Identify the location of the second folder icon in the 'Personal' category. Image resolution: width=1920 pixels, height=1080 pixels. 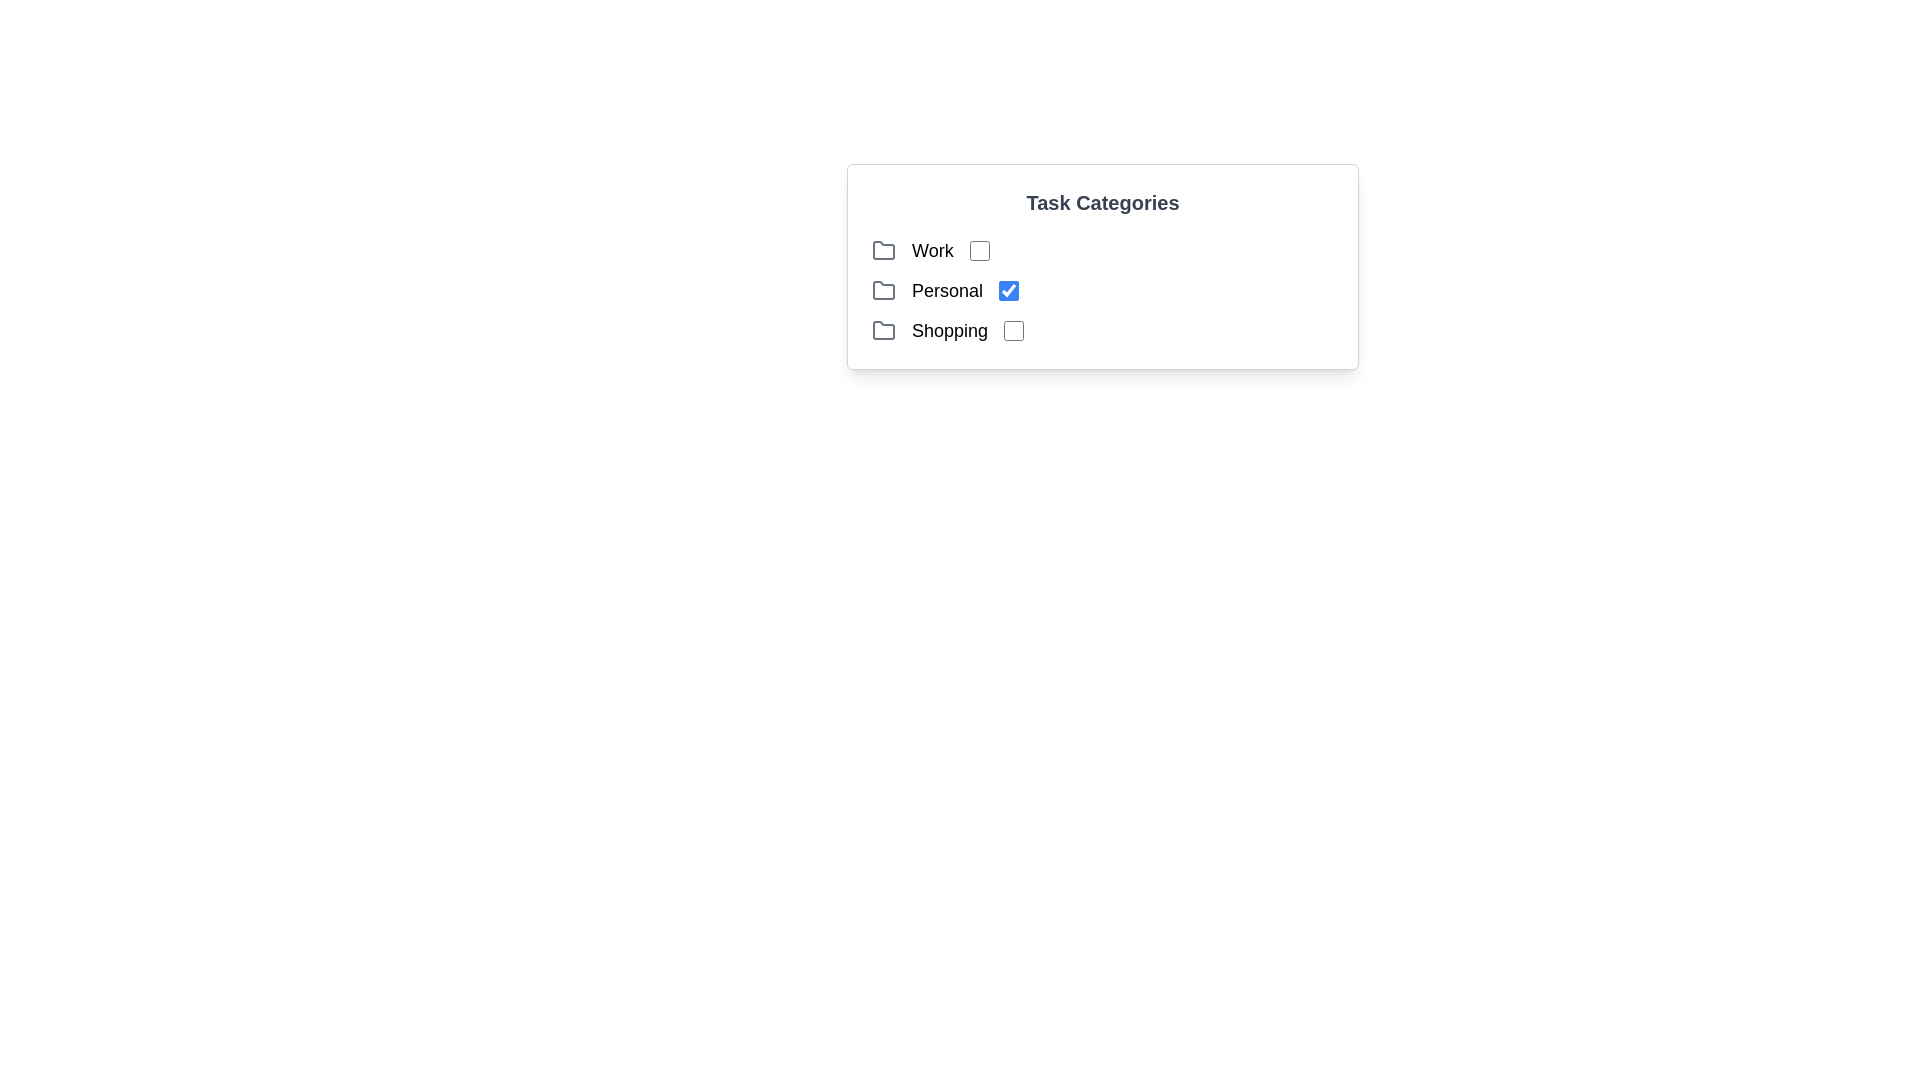
(882, 290).